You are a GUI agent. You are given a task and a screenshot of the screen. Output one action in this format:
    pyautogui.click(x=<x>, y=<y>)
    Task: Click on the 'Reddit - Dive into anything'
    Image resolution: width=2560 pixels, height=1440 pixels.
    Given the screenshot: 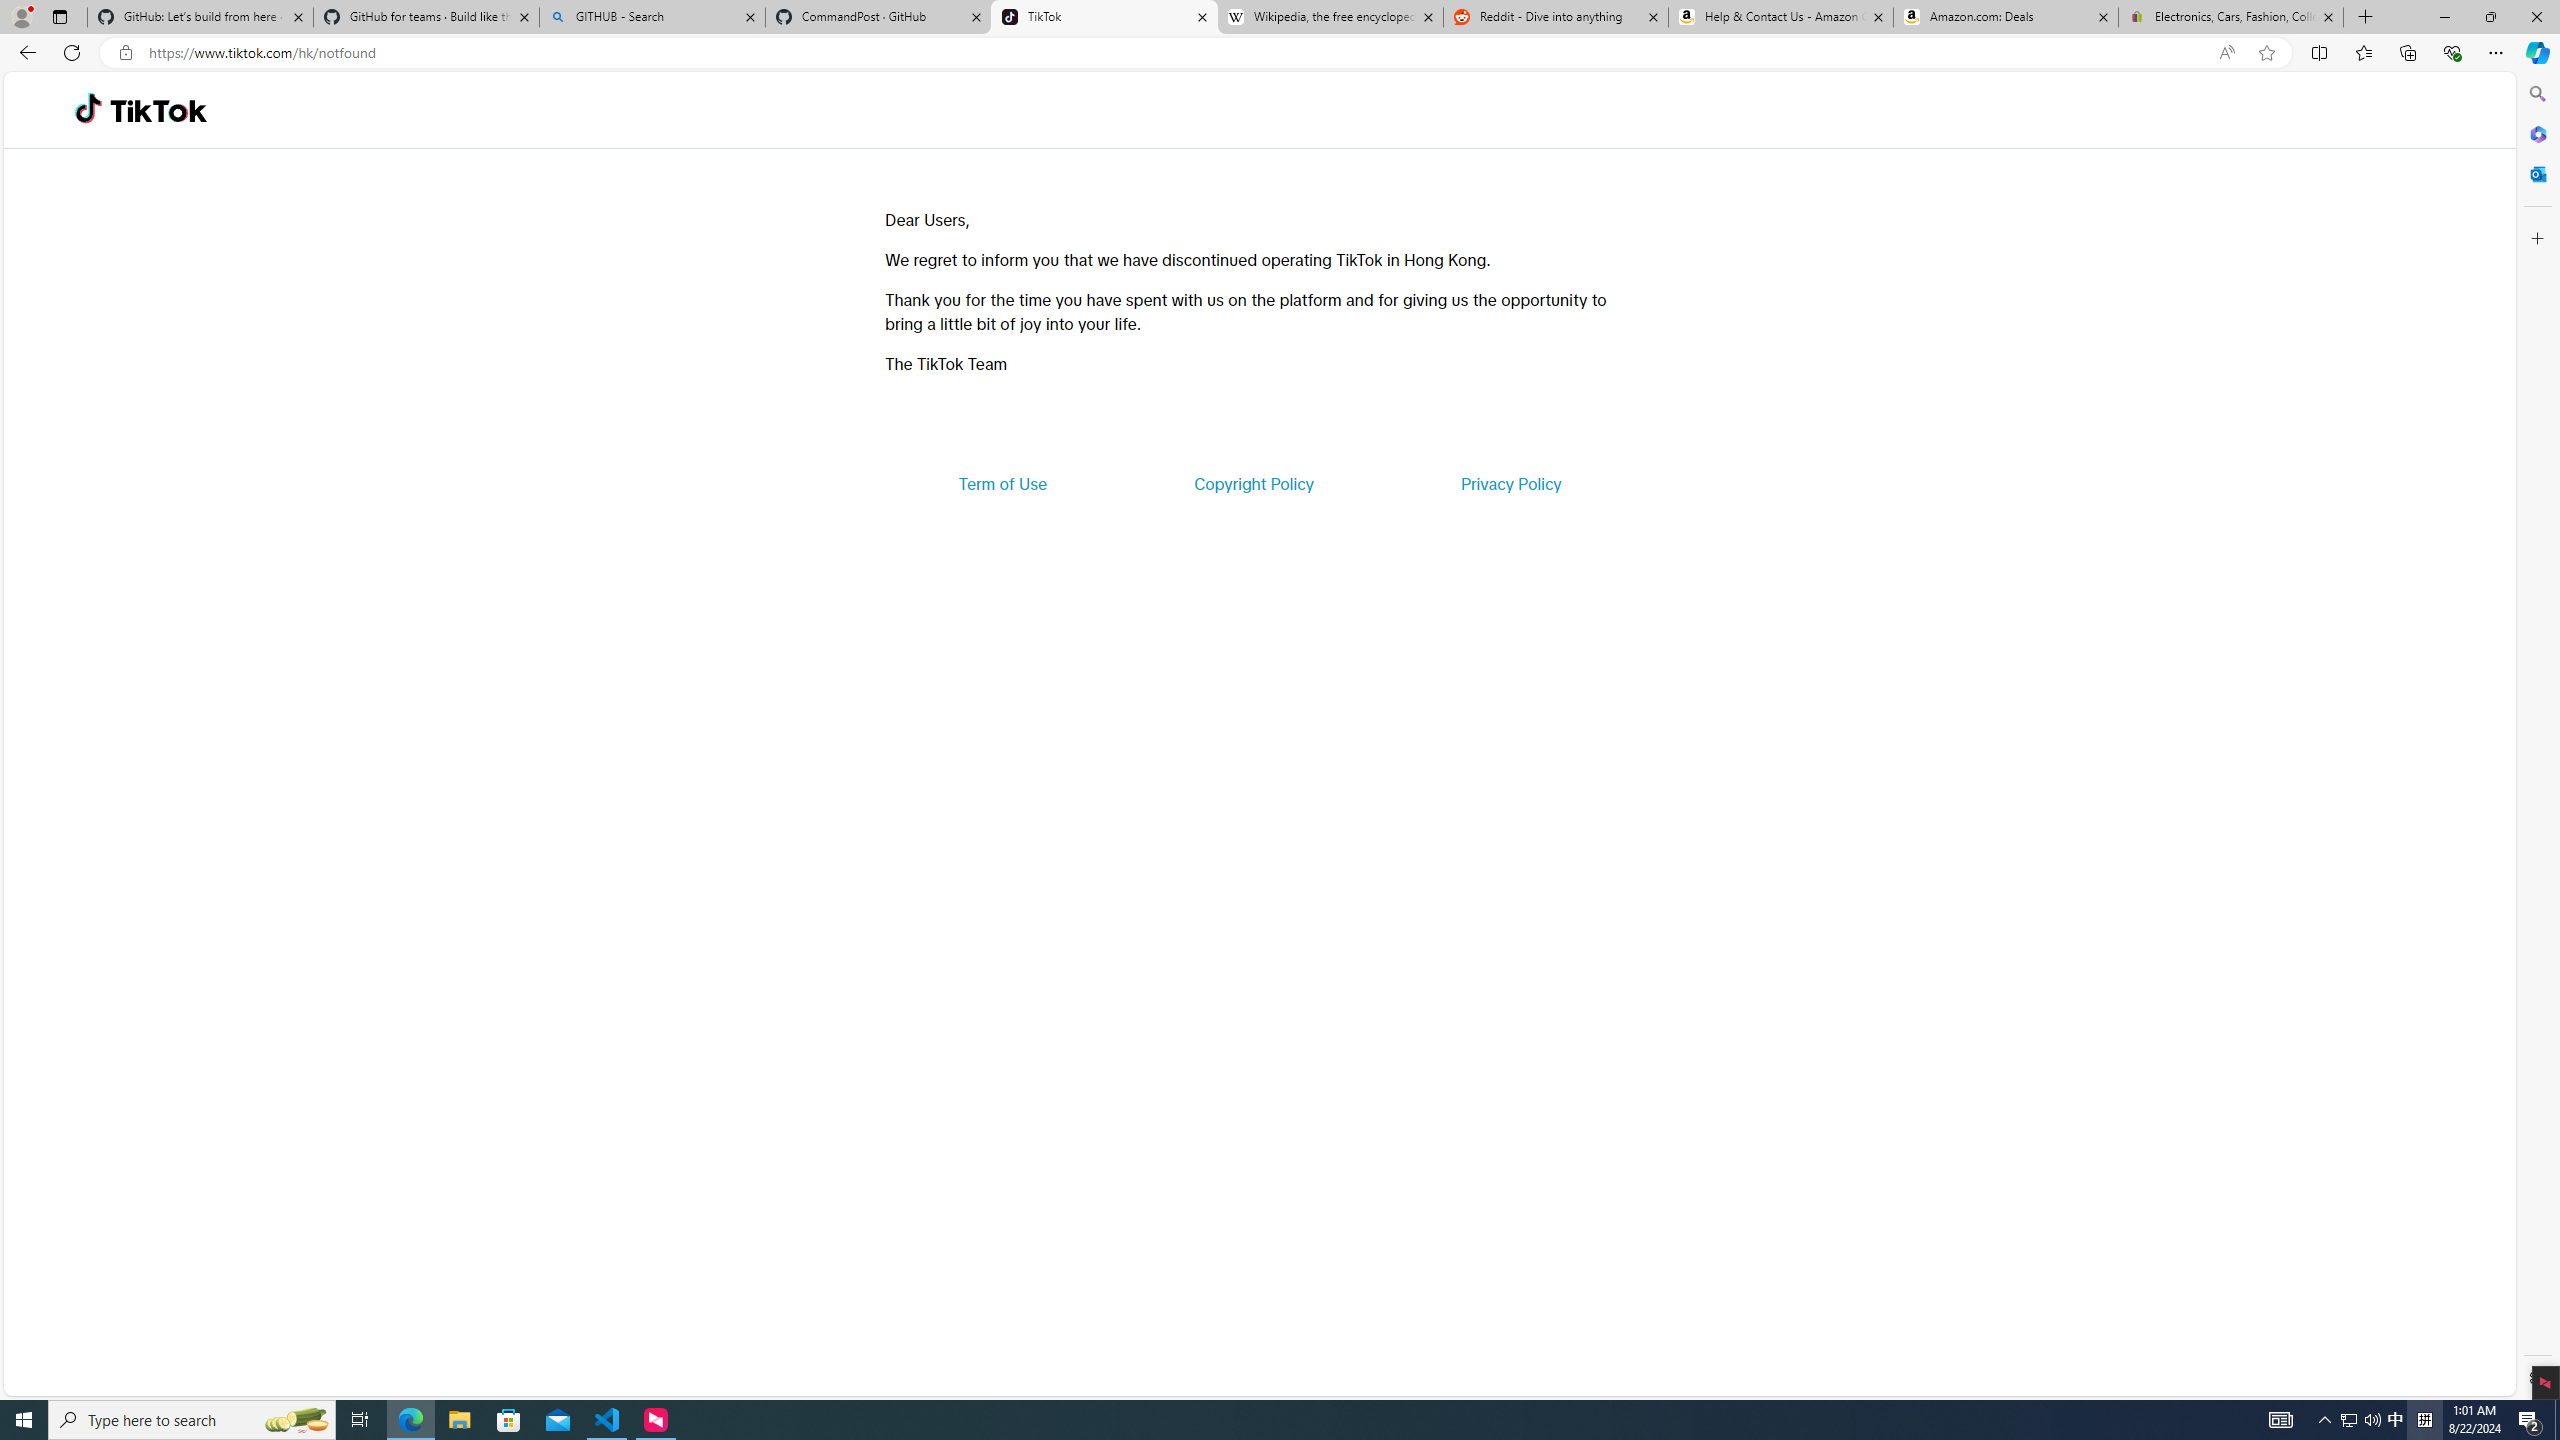 What is the action you would take?
    pyautogui.click(x=1556, y=16)
    